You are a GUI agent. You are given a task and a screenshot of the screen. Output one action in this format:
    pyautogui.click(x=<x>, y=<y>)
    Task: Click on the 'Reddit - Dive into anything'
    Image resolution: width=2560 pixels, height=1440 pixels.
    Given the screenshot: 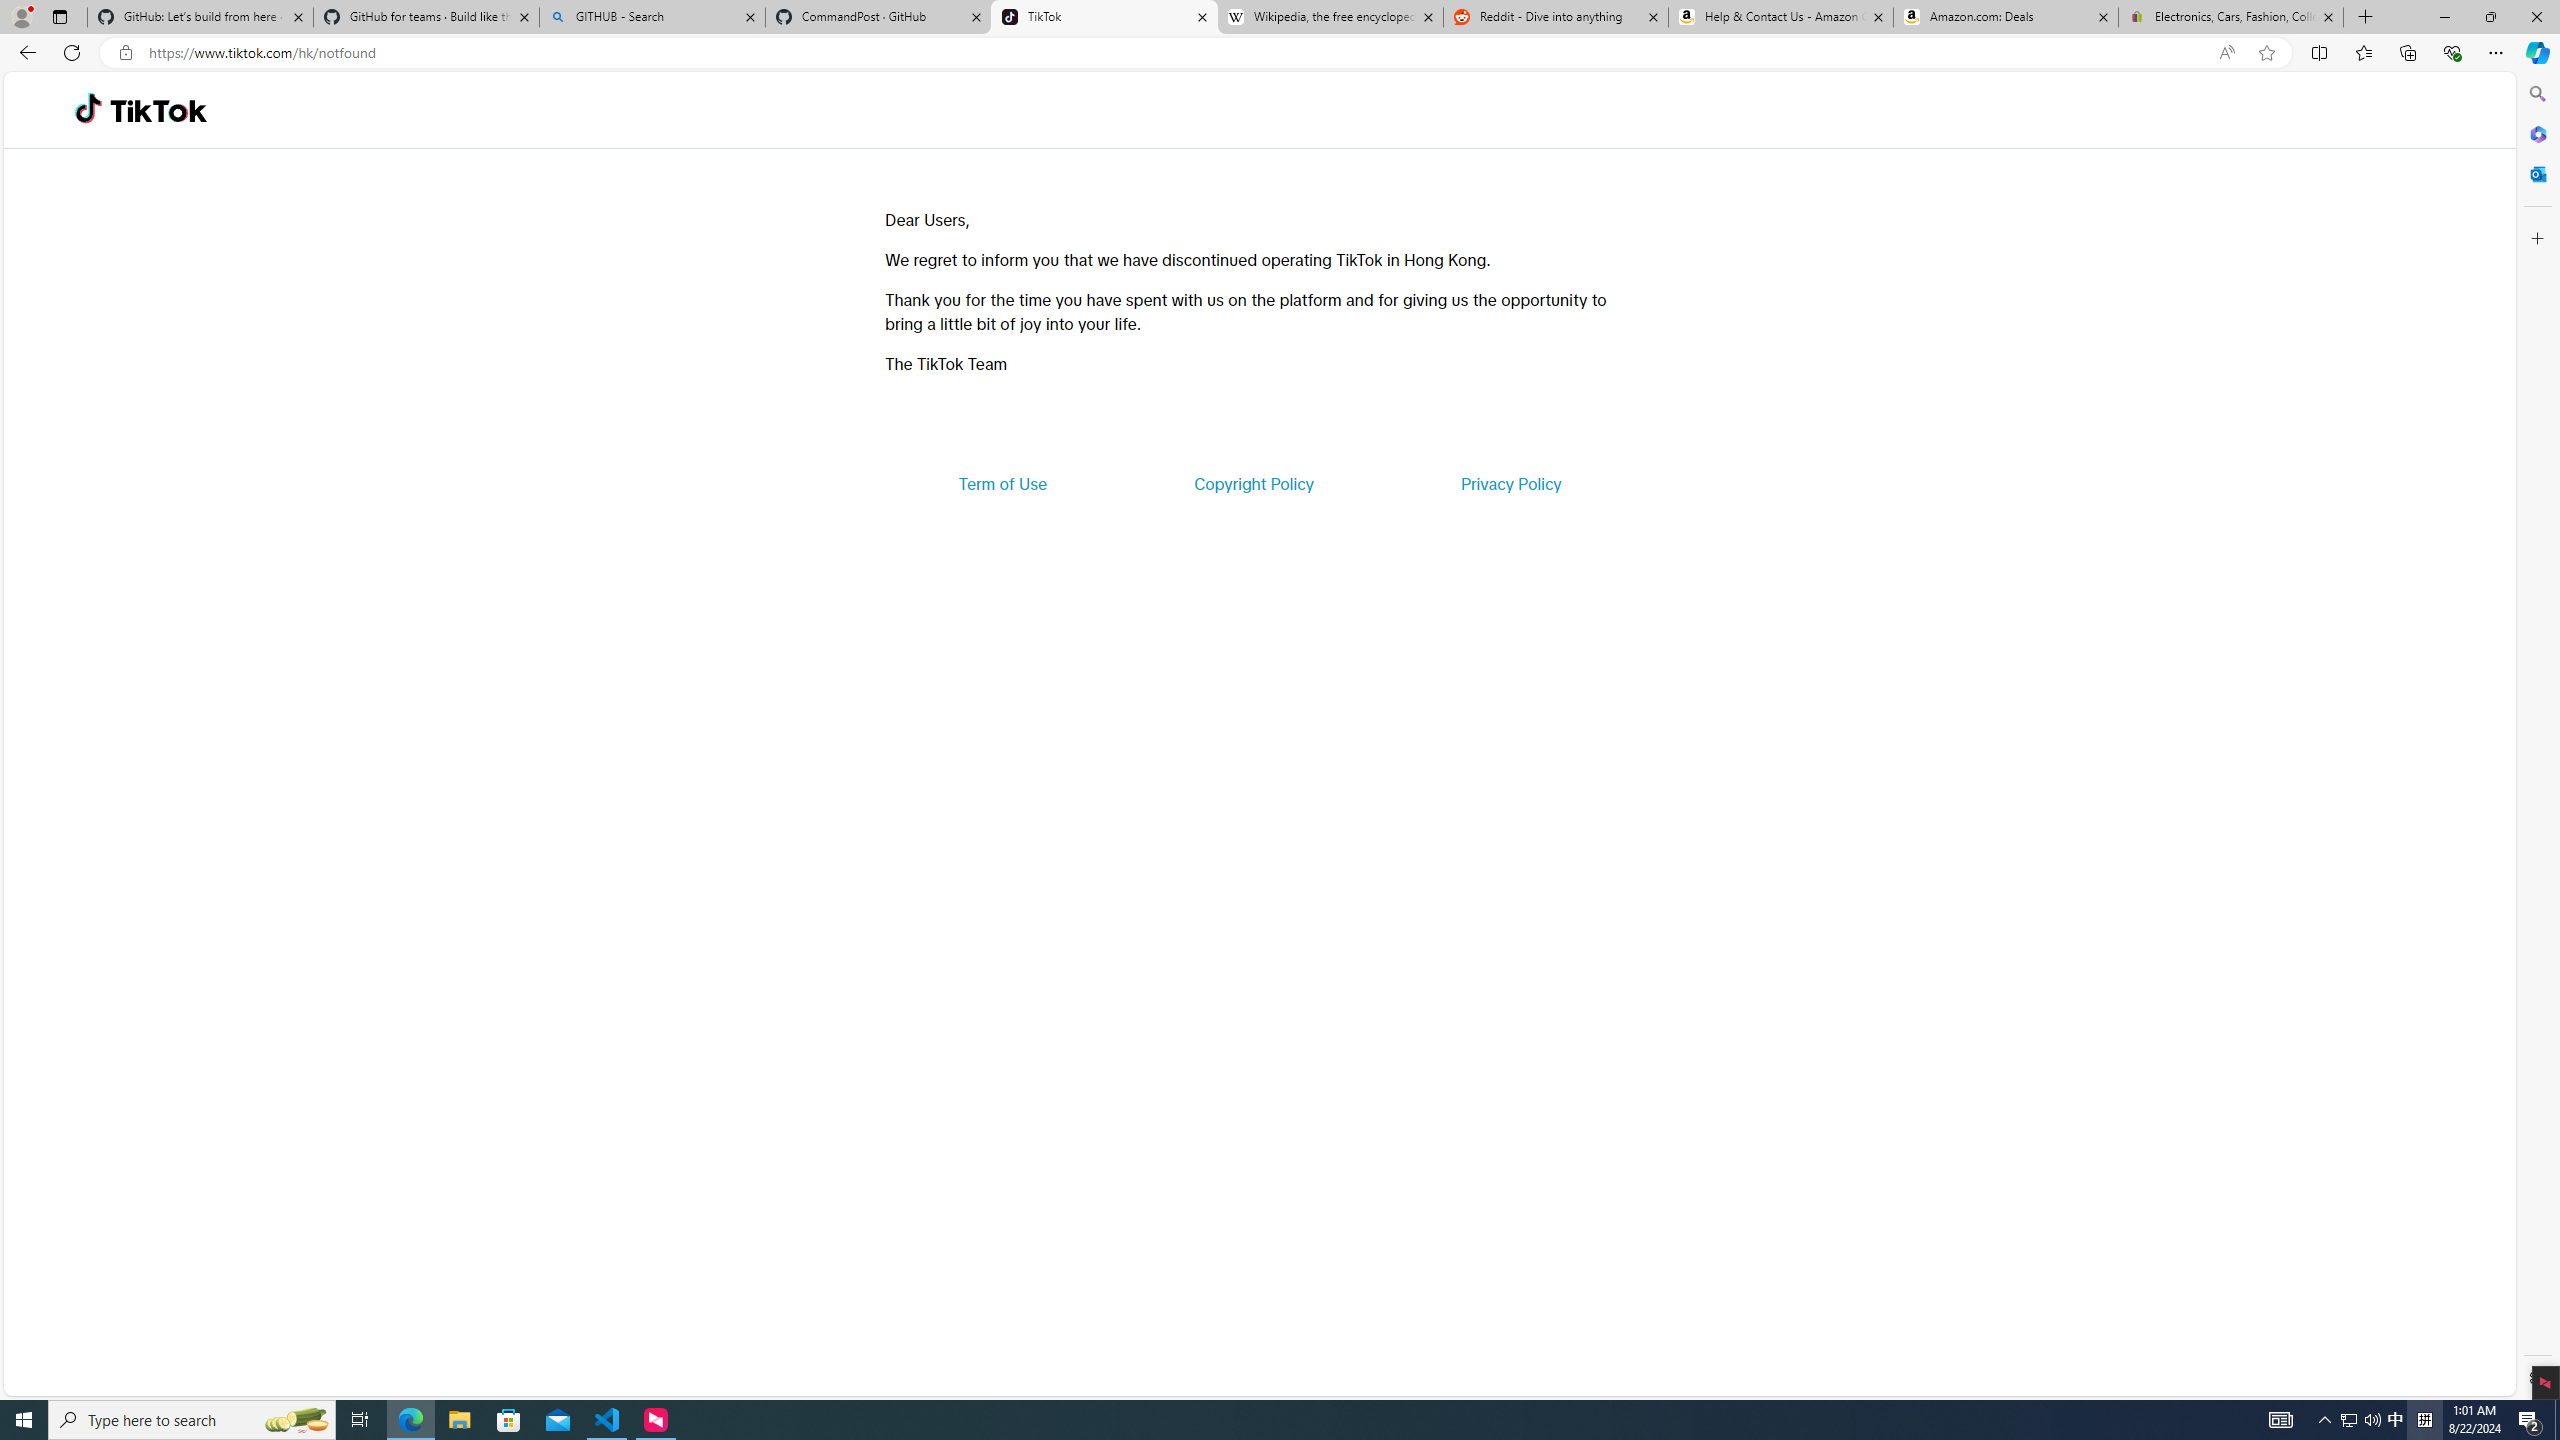 What is the action you would take?
    pyautogui.click(x=1556, y=16)
    